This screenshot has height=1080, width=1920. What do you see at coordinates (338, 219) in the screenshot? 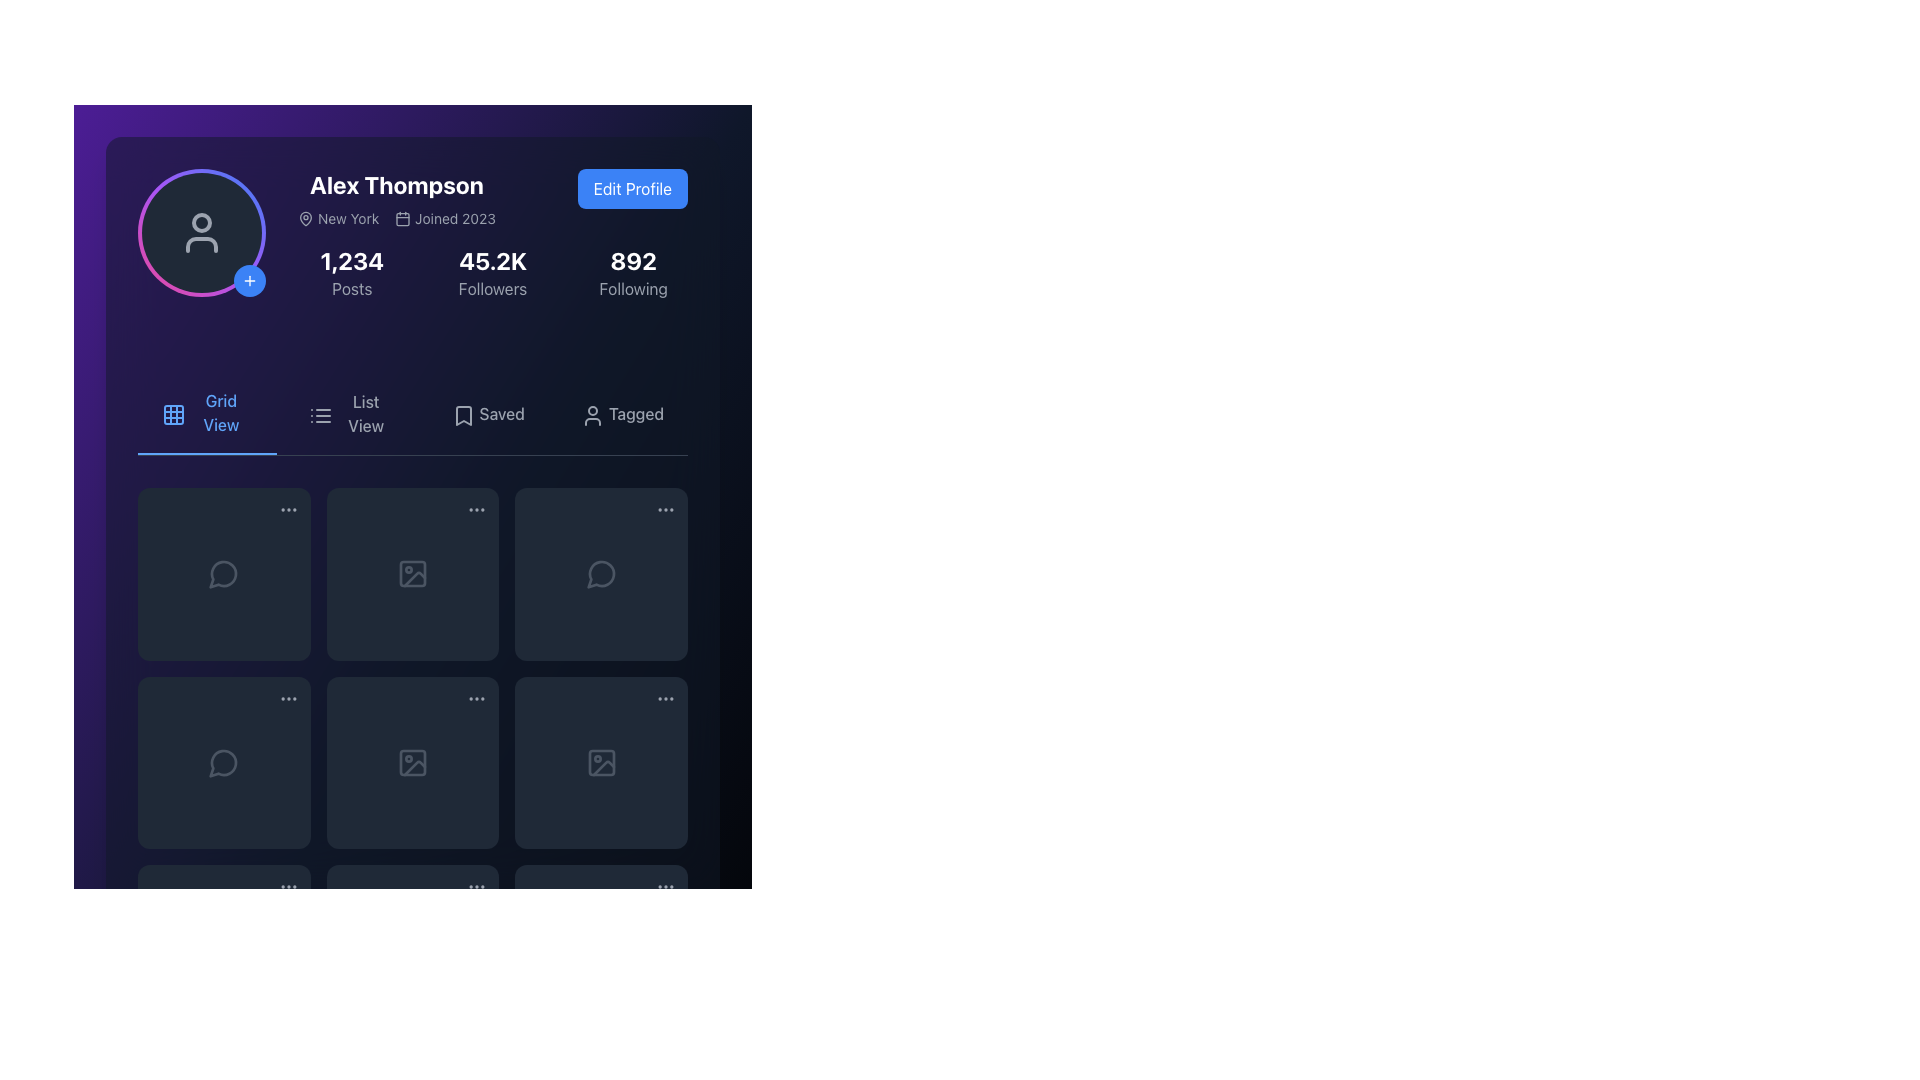
I see `the 'New York' text label with the pin icon located in the header section, to the left of 'Joined 2023' and beneath the username 'Alex Thompson'` at bounding box center [338, 219].